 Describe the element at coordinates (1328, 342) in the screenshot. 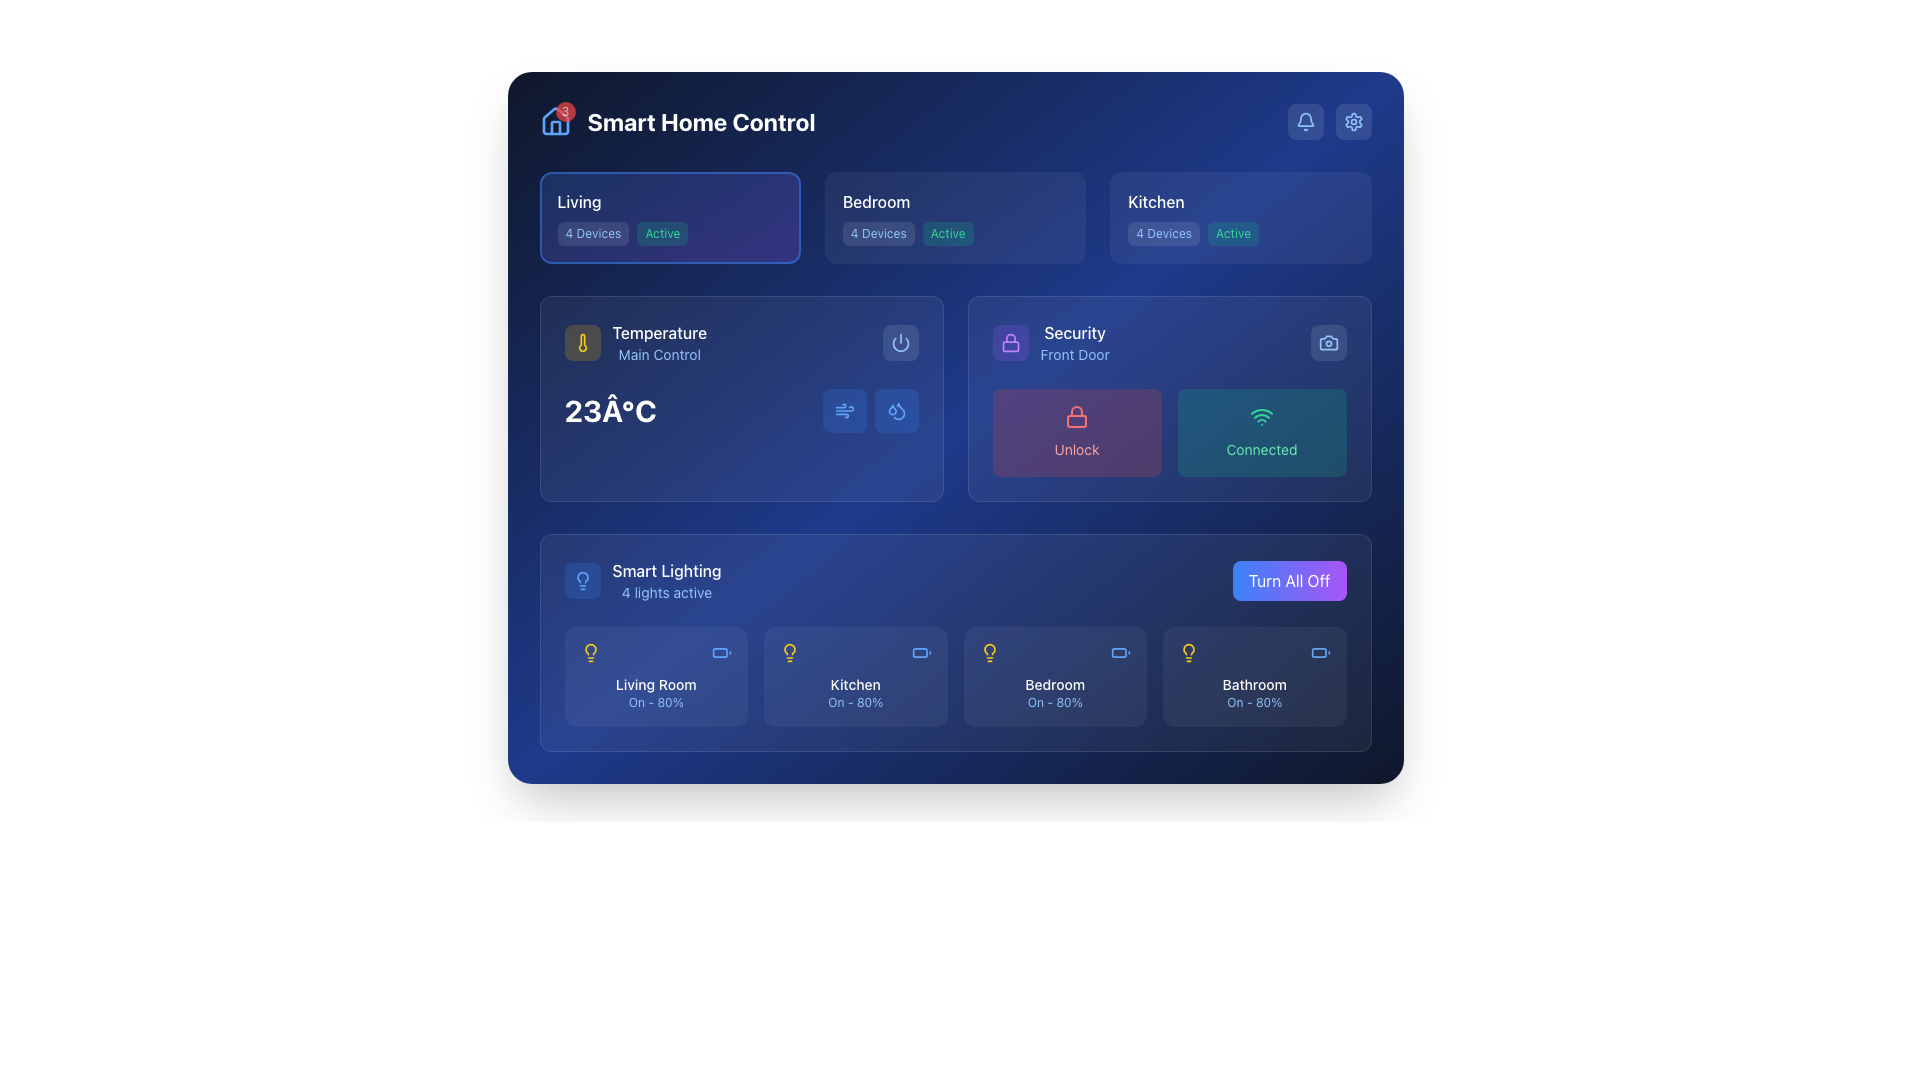

I see `the camera icon in the top-right corner of the 'Security' card, which is stylized in a blueprint style and colored light blue` at that location.